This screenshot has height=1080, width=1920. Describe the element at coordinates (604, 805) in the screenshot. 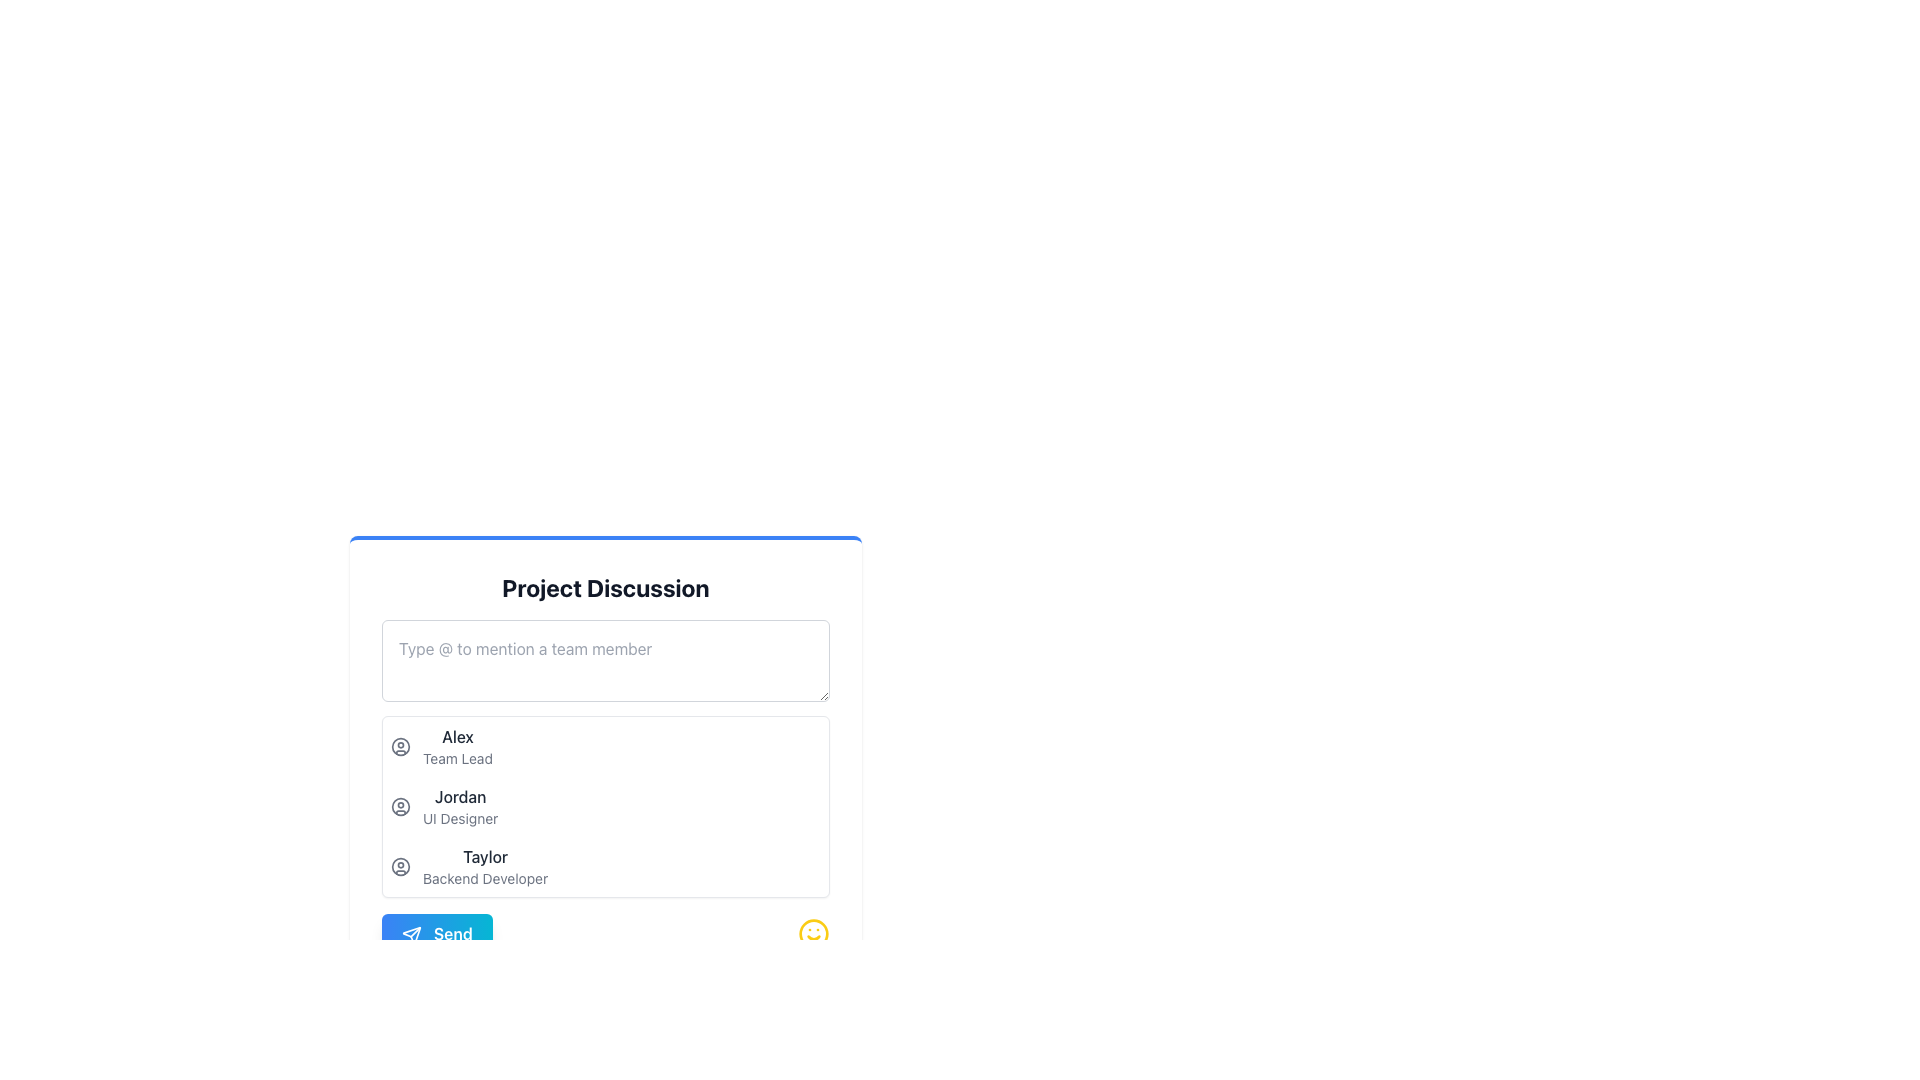

I see `the list item representing the user profile of 'Jordan', a UI Designer, to interact with it` at that location.